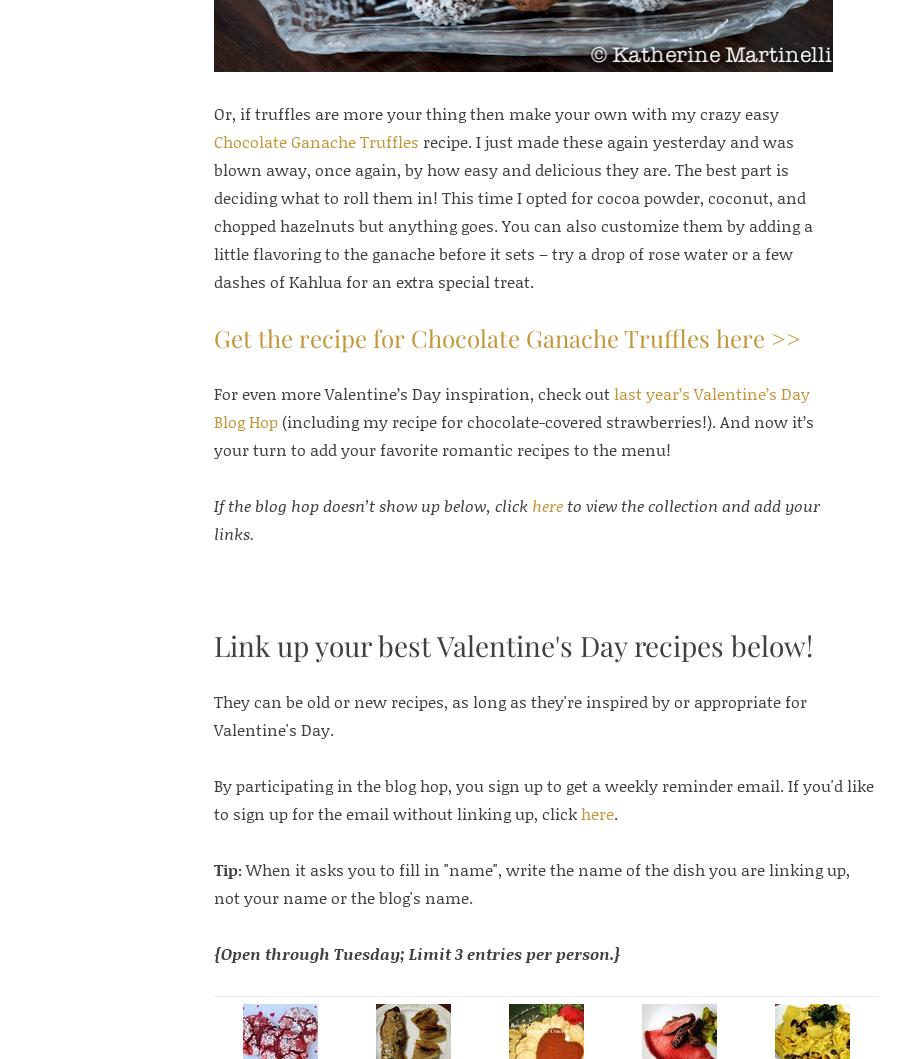  Describe the element at coordinates (614, 811) in the screenshot. I see `'.'` at that location.